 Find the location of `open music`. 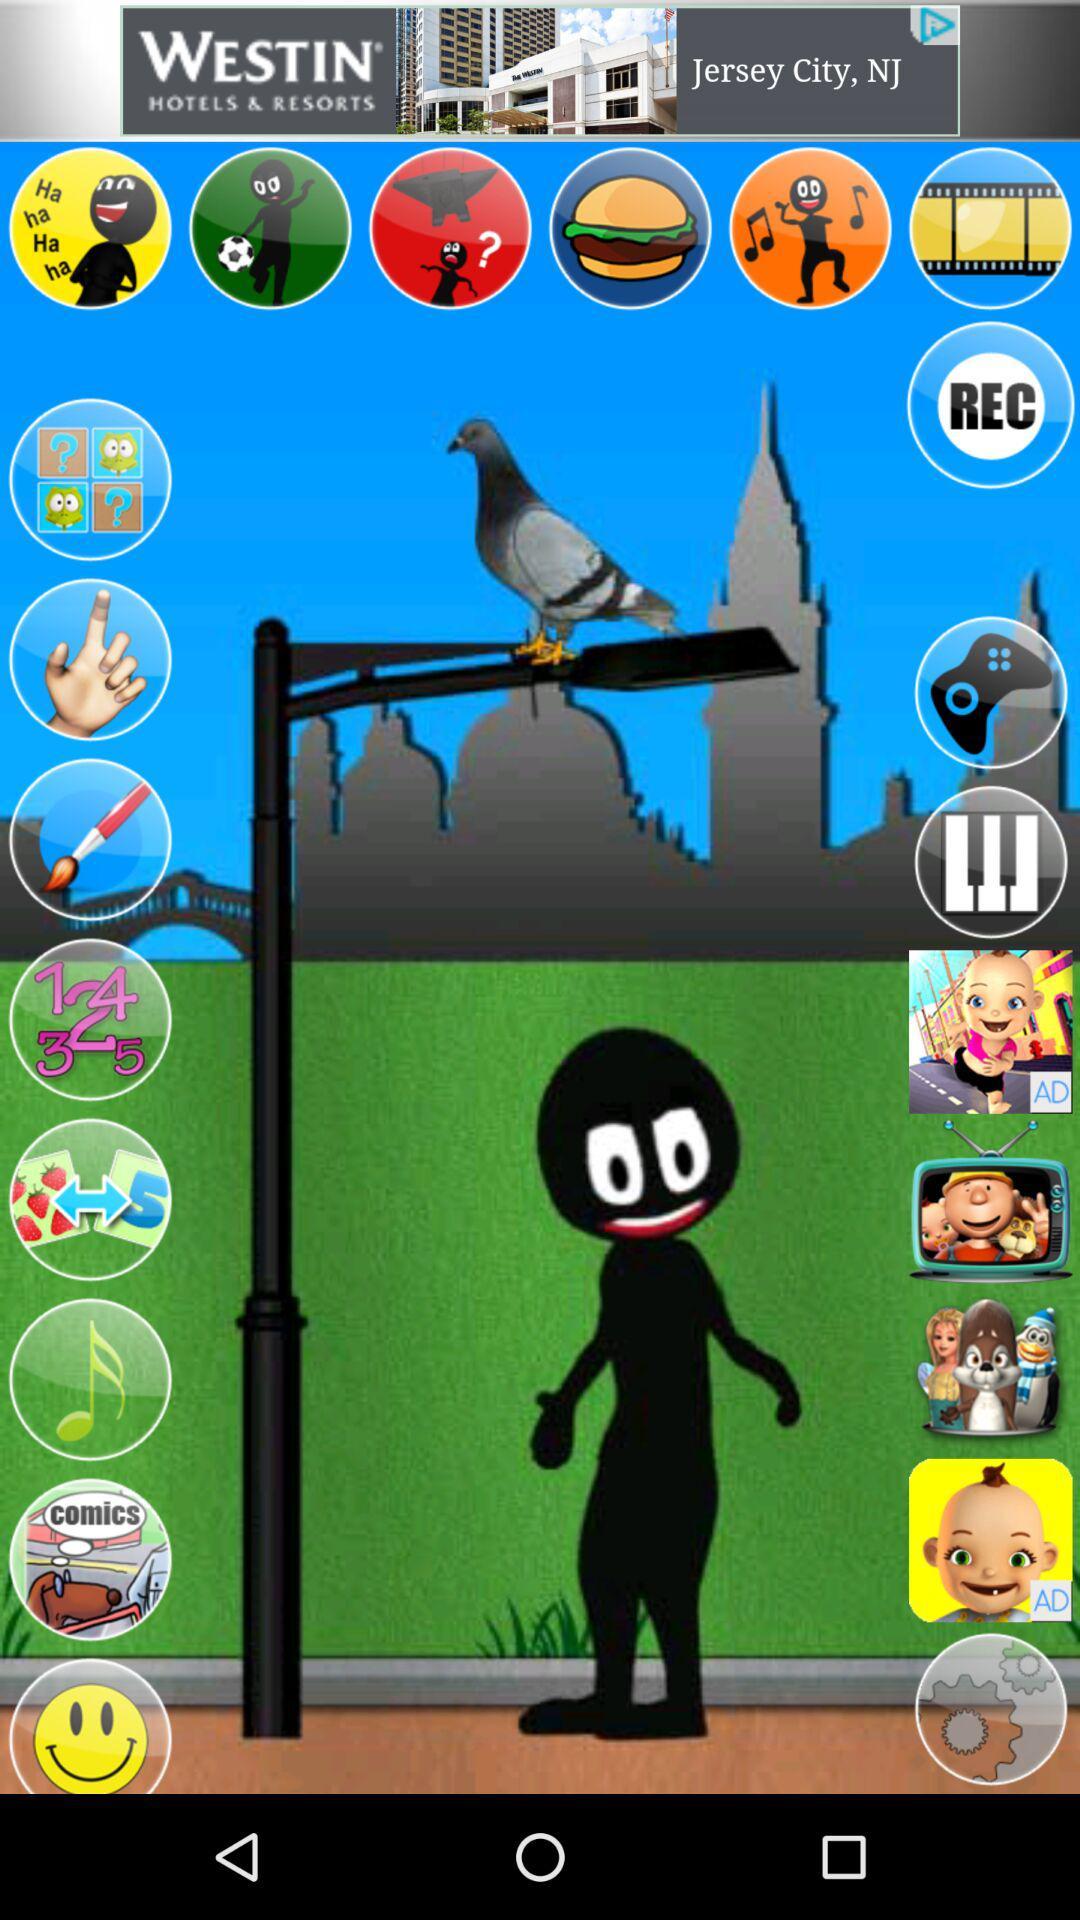

open music is located at coordinates (88, 1379).